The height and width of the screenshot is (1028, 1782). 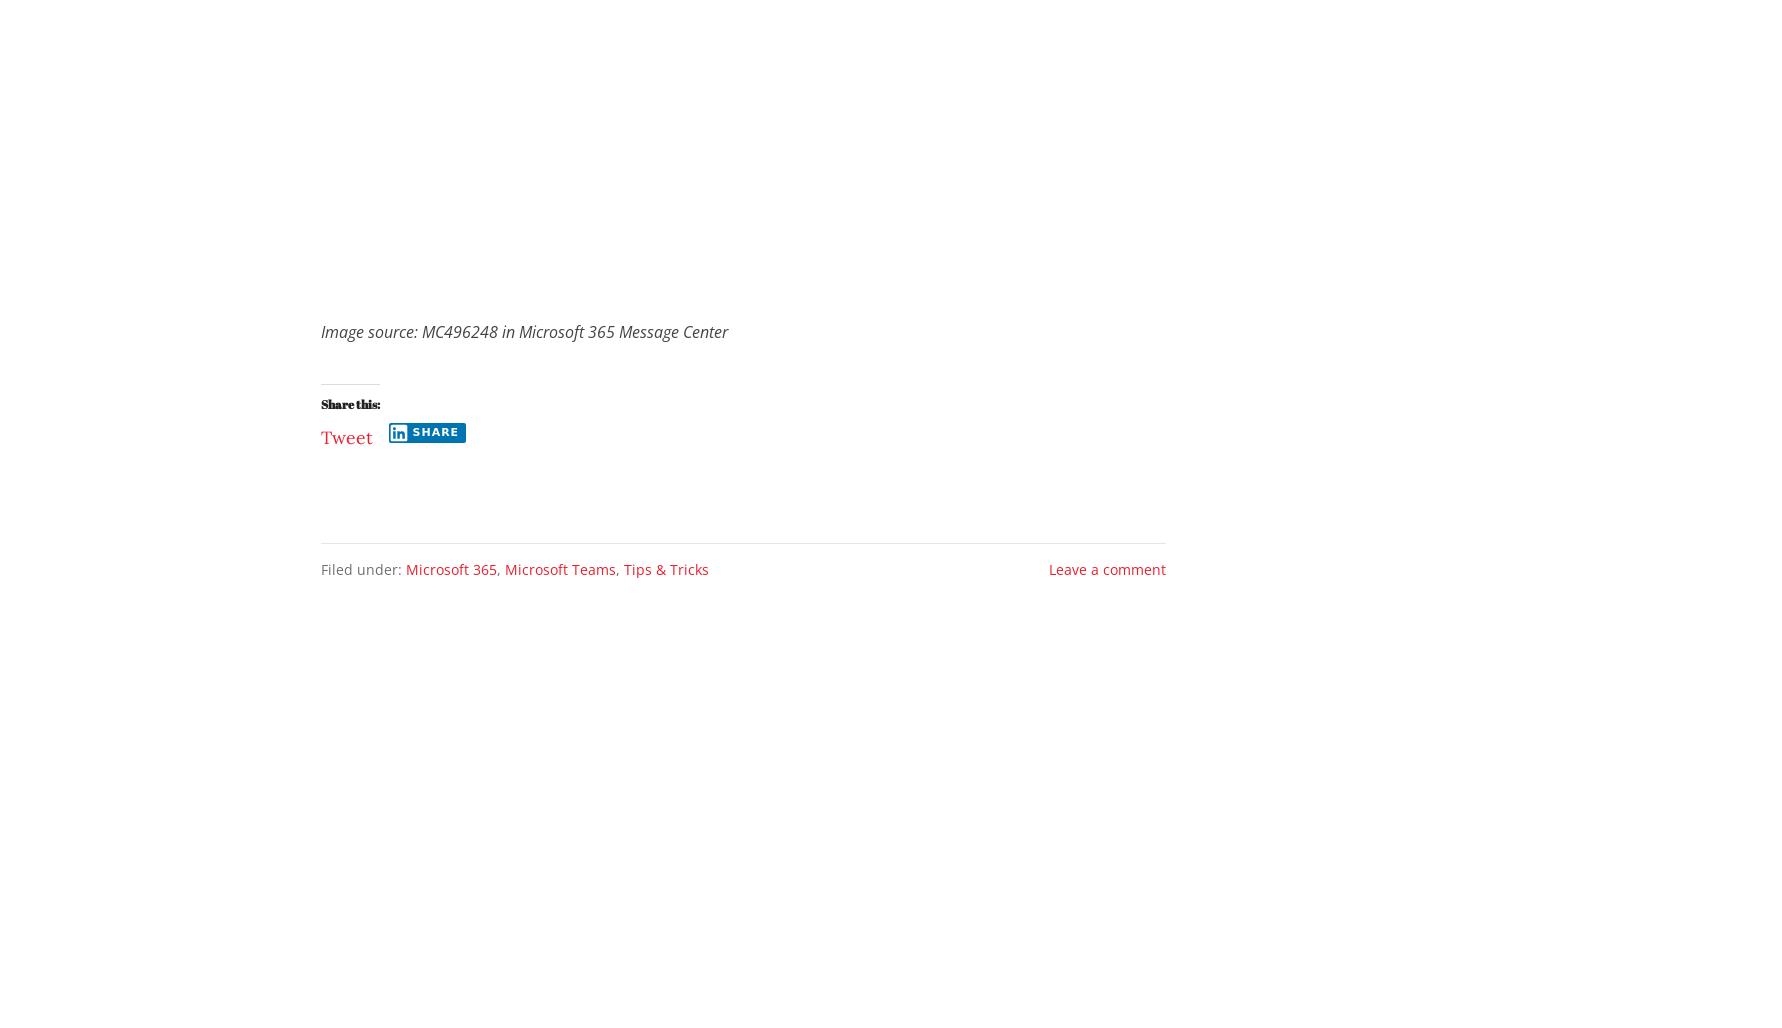 I want to click on 'Microsoft 365', so click(x=450, y=569).